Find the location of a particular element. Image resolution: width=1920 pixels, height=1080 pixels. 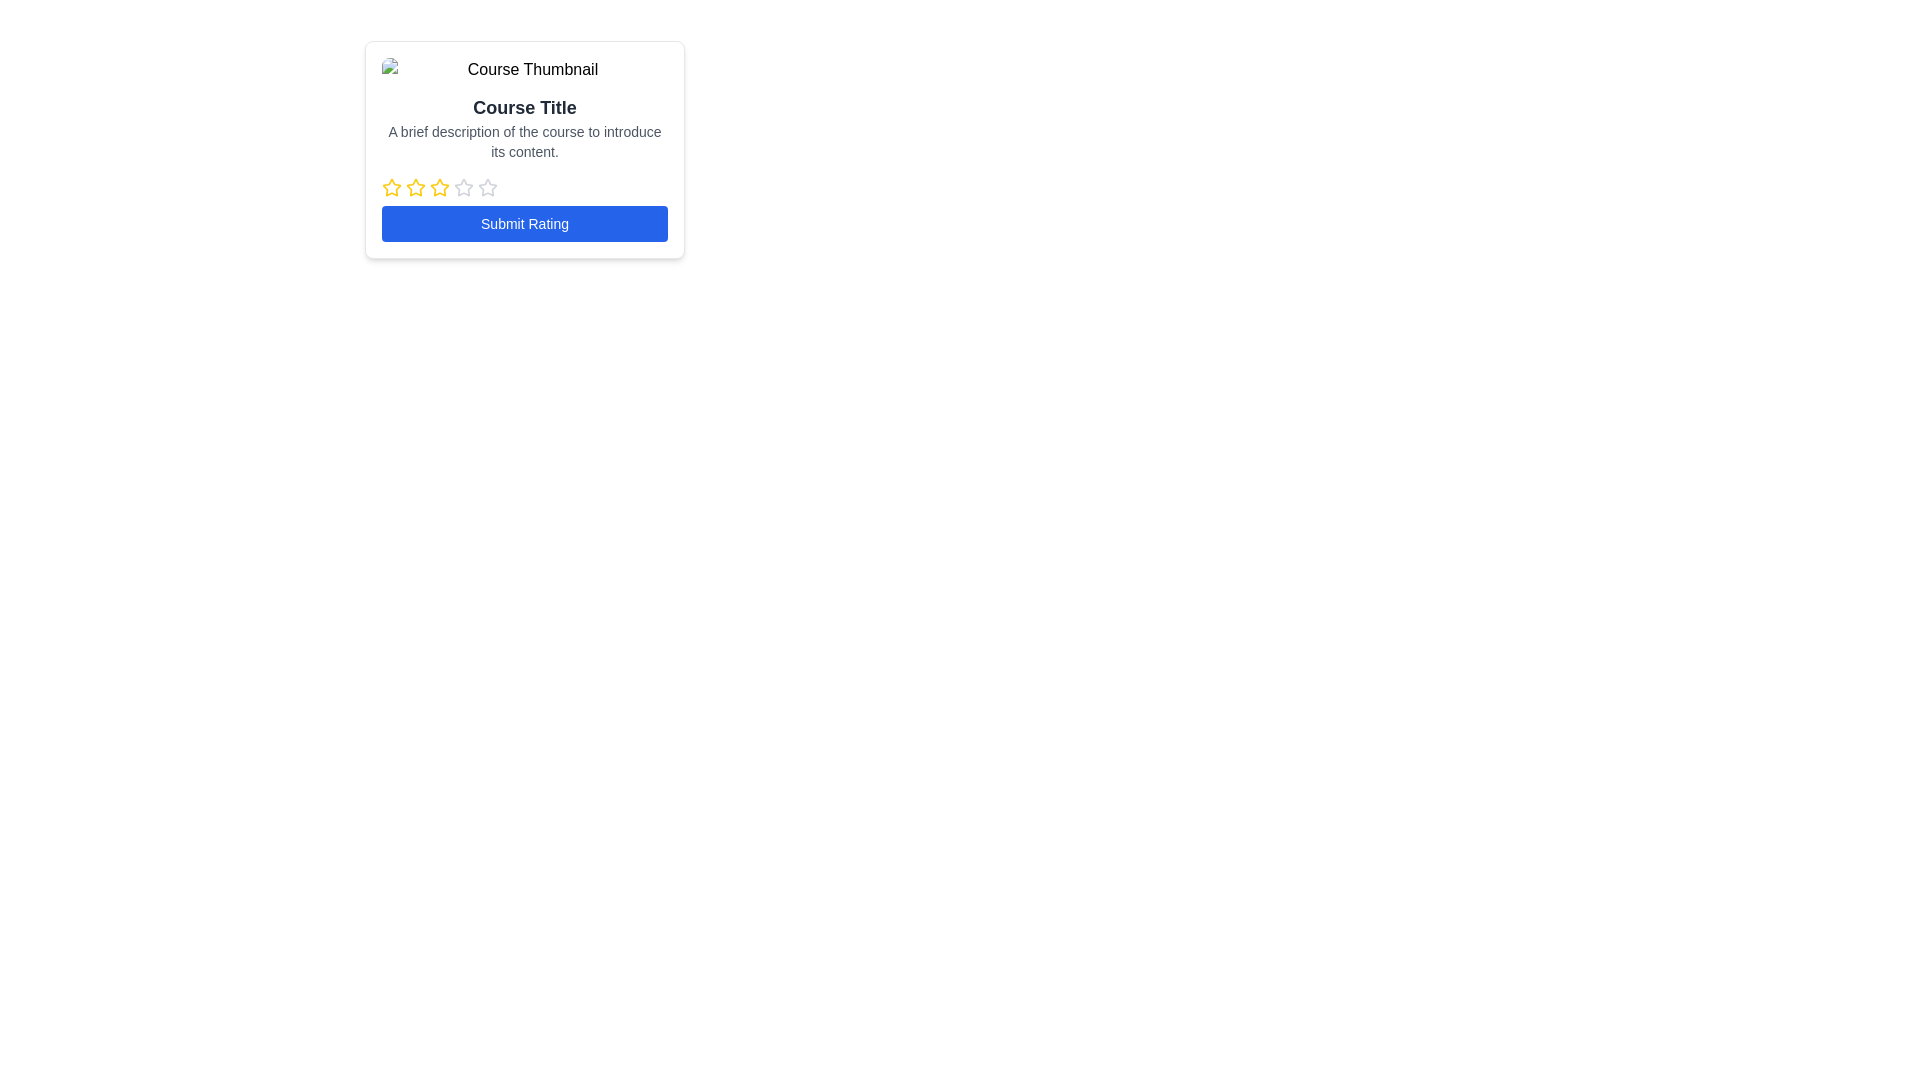

the second rating star icon is located at coordinates (439, 187).